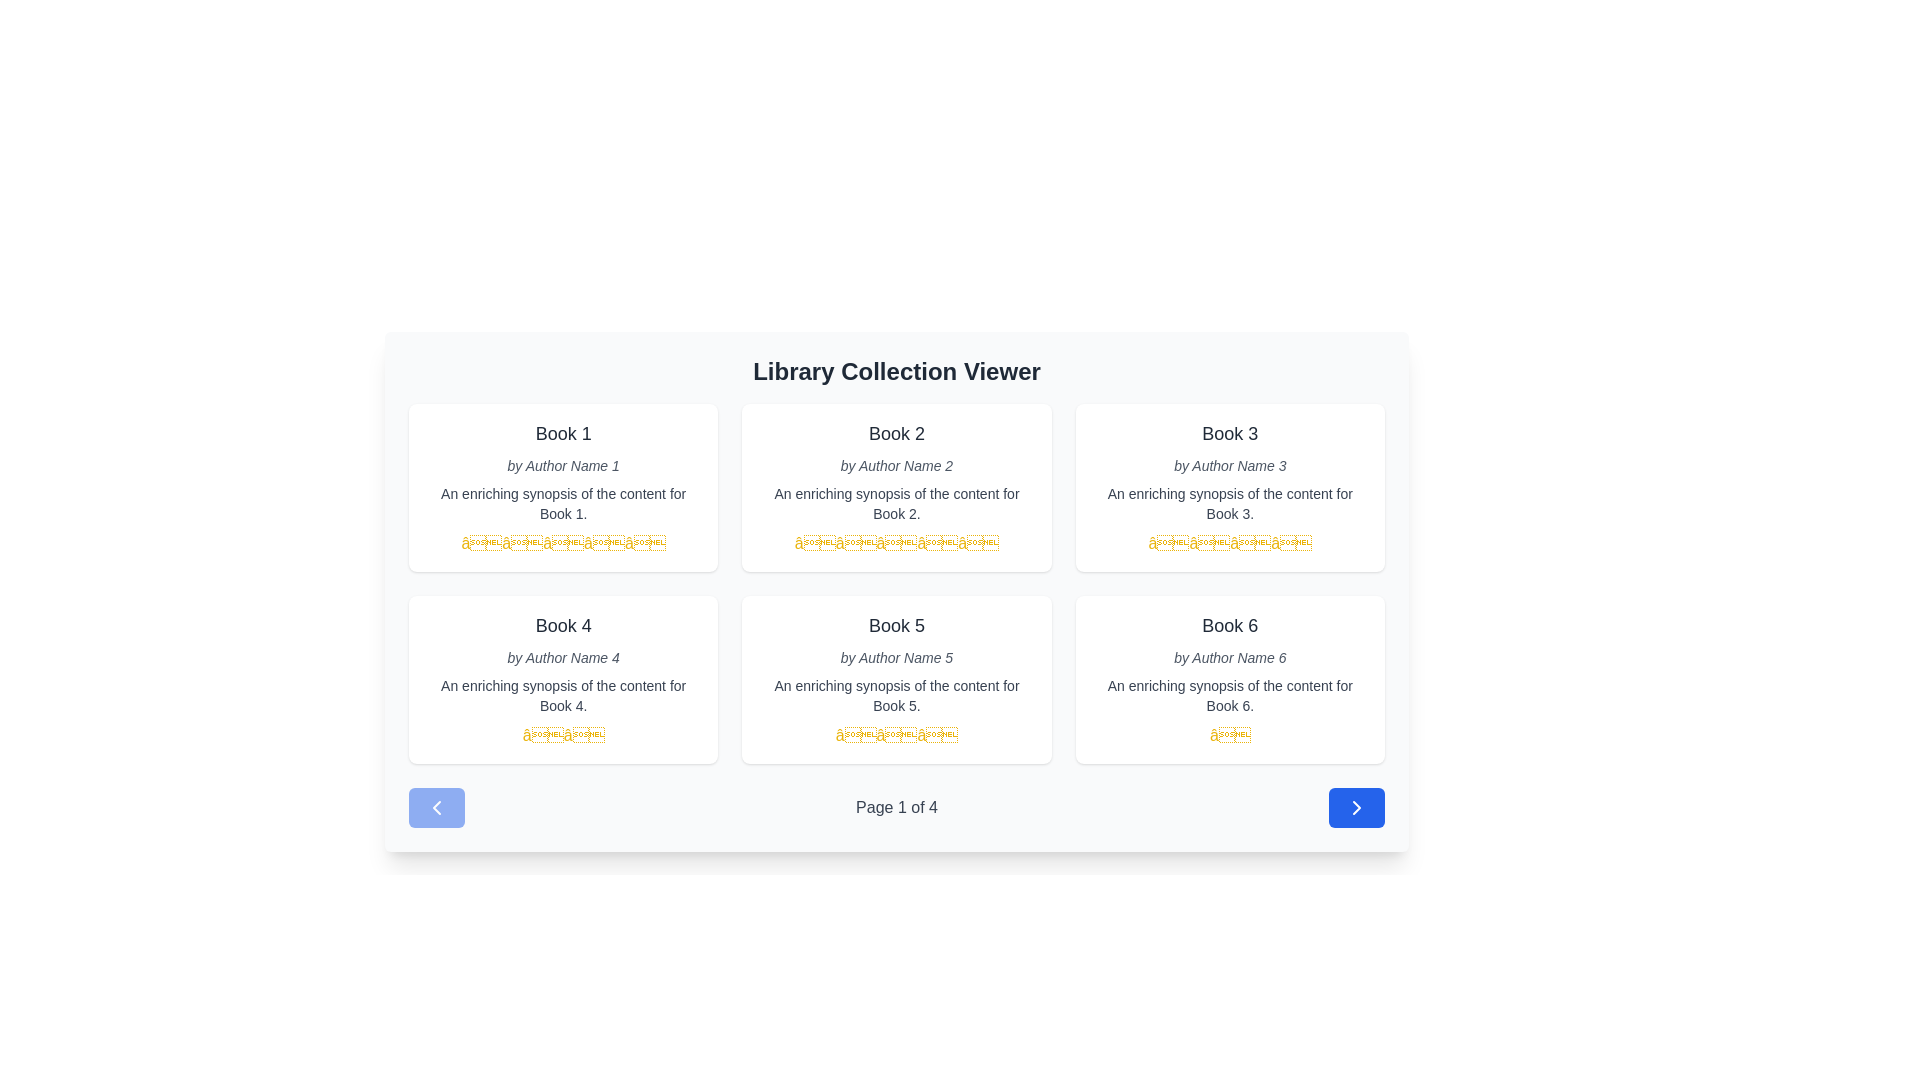 This screenshot has width=1920, height=1080. I want to click on the static 4-star rating indicator located below the text 'An enriching synopsis of the content for Book 3' in the Book 3 card, so click(1229, 543).